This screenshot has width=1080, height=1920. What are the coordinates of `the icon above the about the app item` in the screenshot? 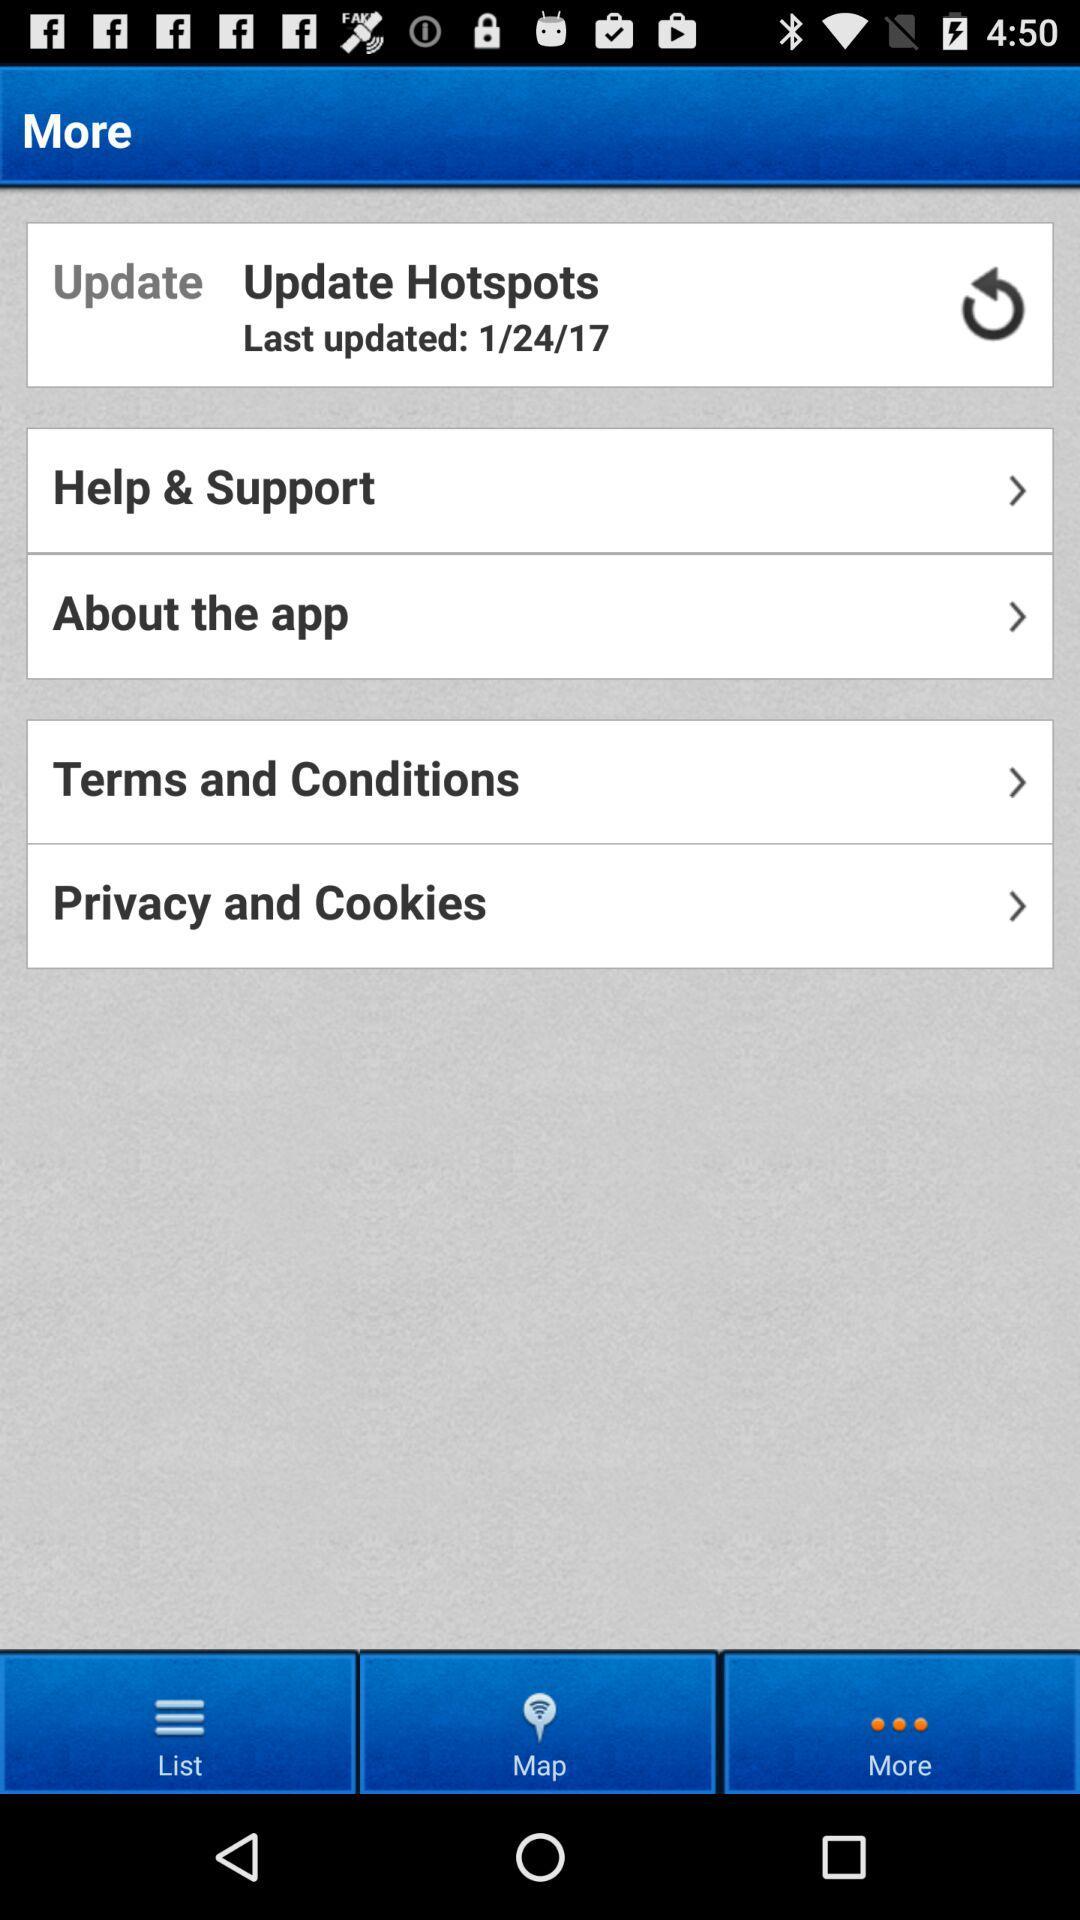 It's located at (540, 490).